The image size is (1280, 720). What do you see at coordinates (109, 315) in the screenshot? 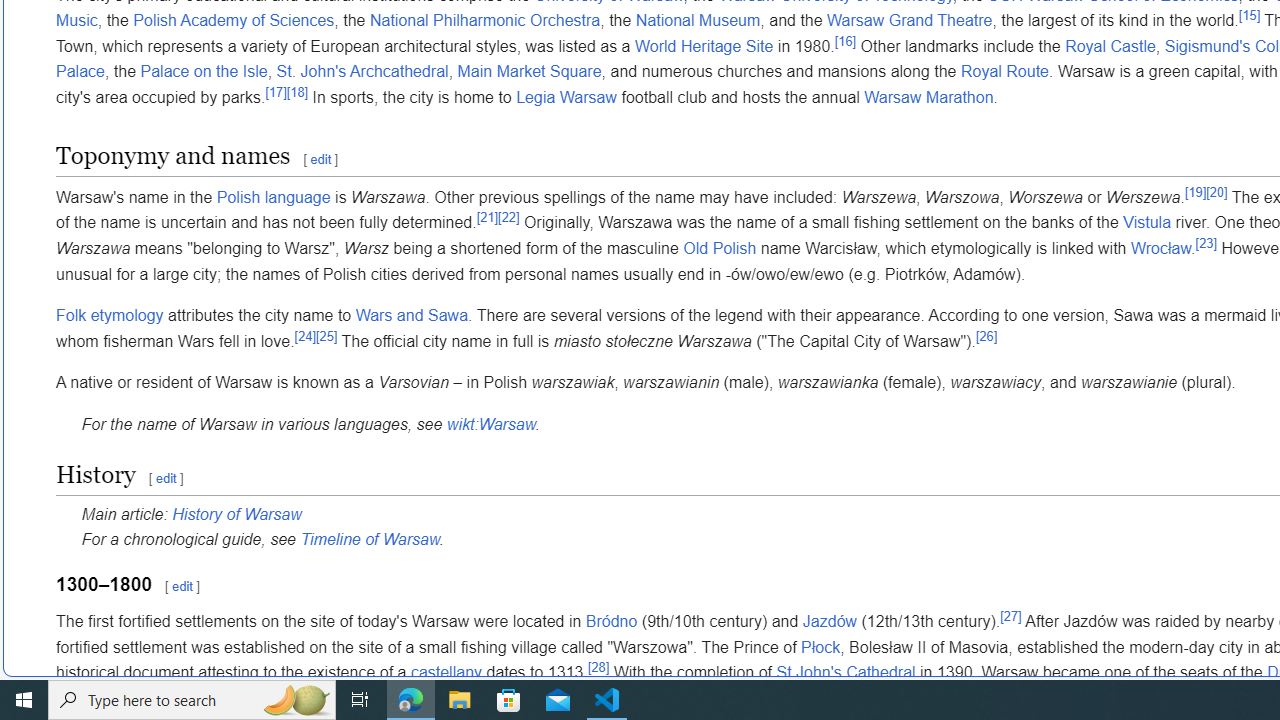
I see `'Folk etymology'` at bounding box center [109, 315].